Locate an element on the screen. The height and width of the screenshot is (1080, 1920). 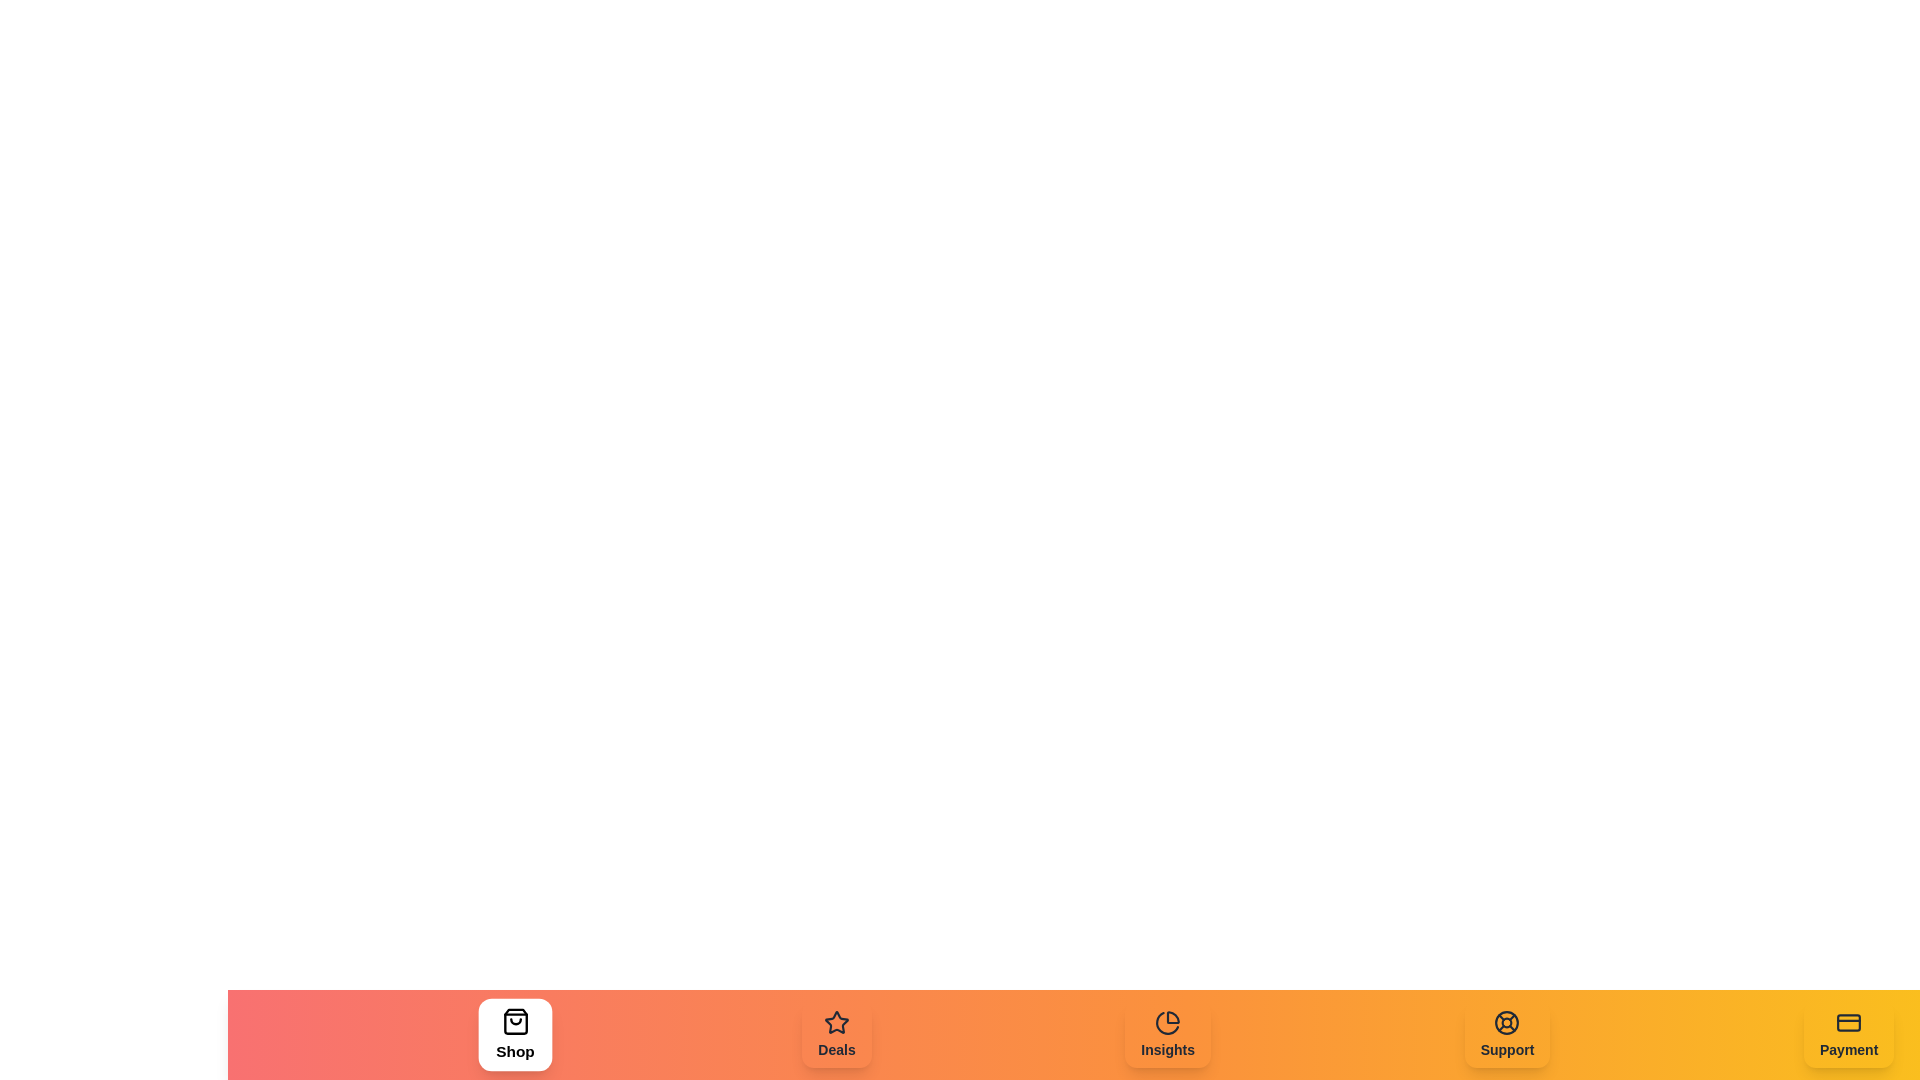
the Payment tab to navigate to its section is located at coordinates (1847, 1034).